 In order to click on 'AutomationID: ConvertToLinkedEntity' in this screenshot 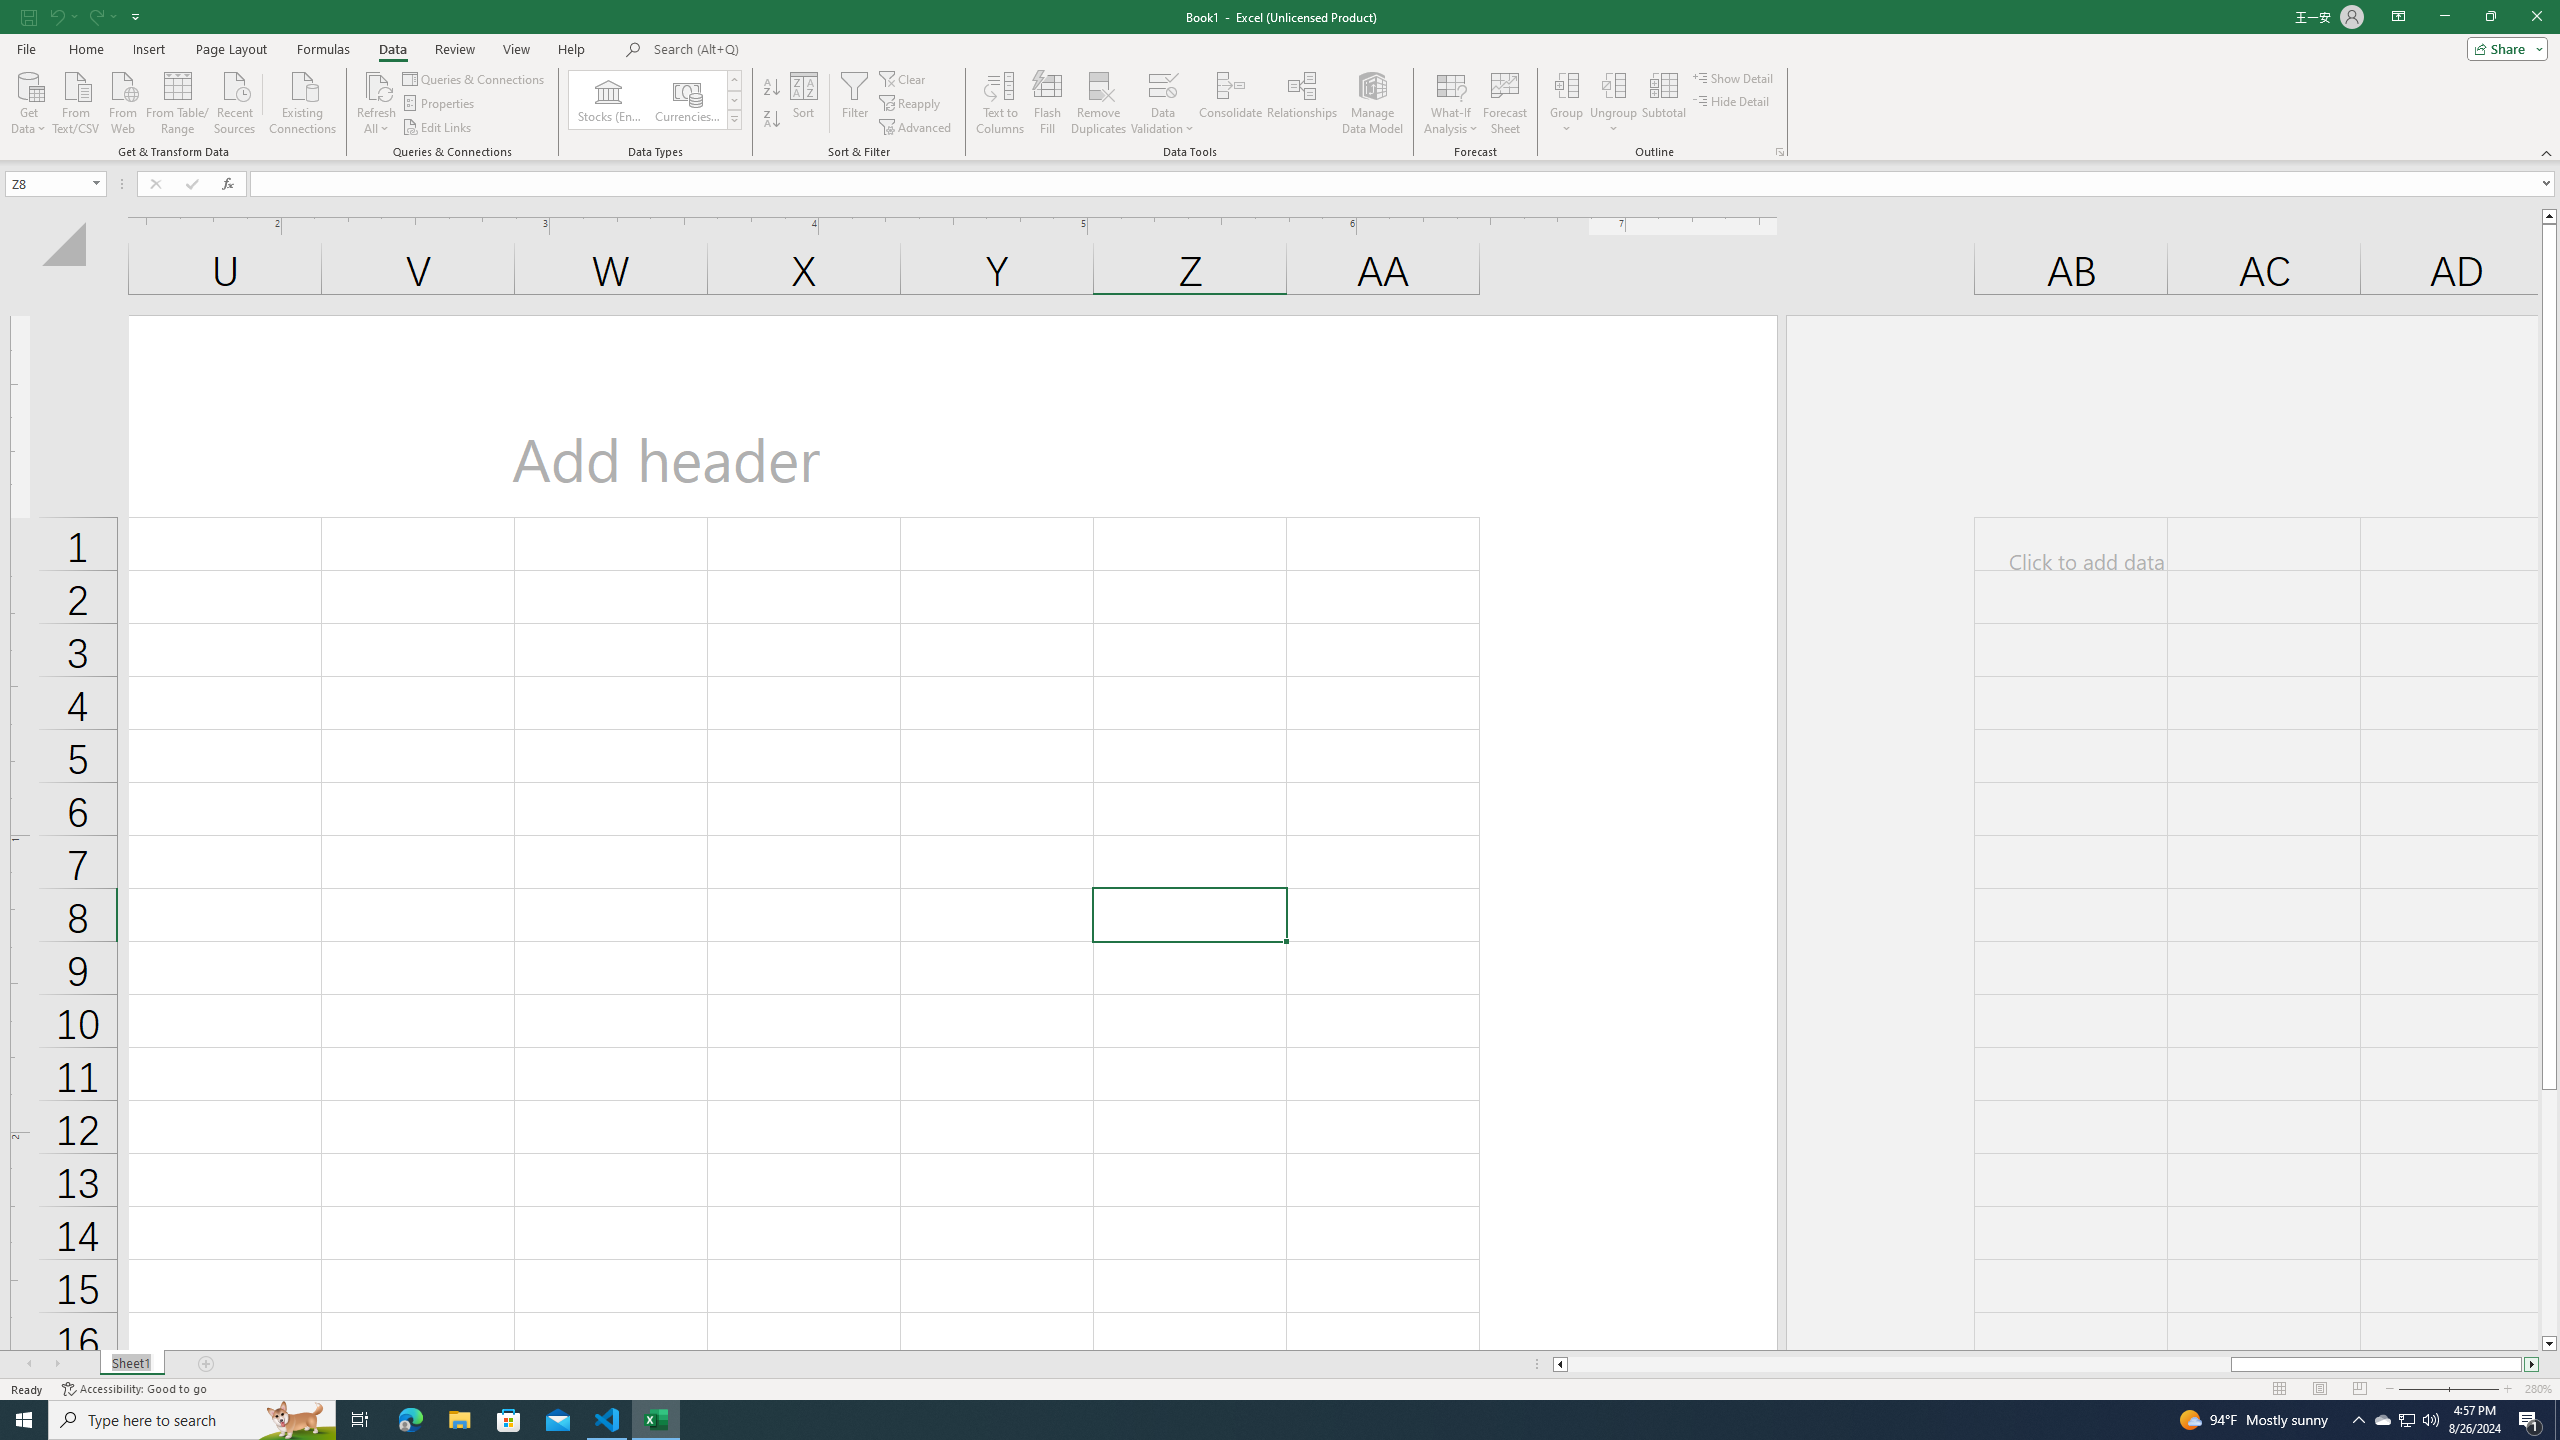, I will do `click(655, 99)`.